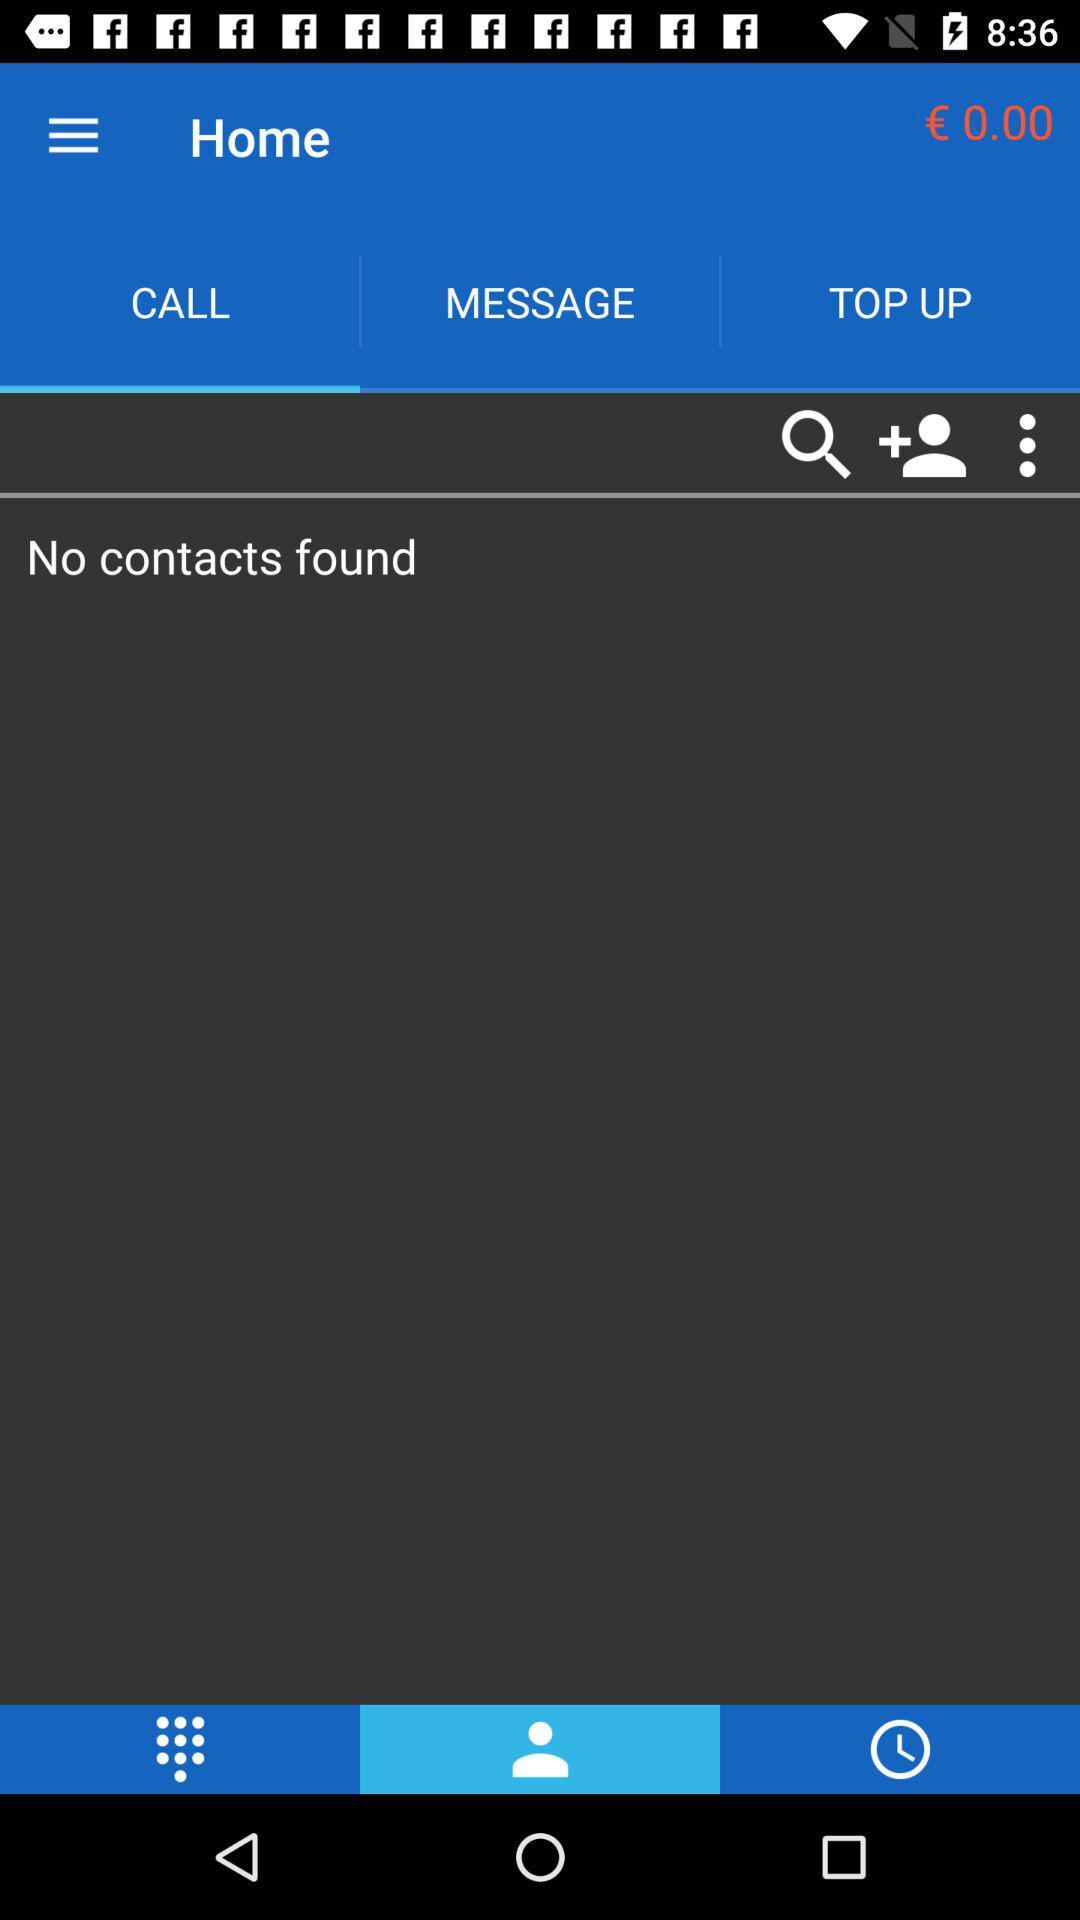 This screenshot has height=1920, width=1080. I want to click on the search icon, so click(817, 444).